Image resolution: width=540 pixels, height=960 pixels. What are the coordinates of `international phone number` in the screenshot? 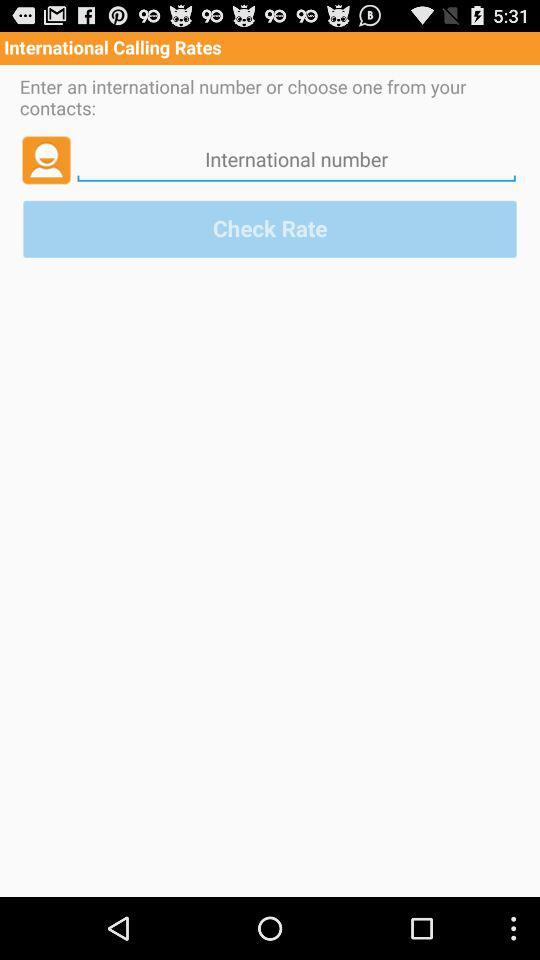 It's located at (295, 158).